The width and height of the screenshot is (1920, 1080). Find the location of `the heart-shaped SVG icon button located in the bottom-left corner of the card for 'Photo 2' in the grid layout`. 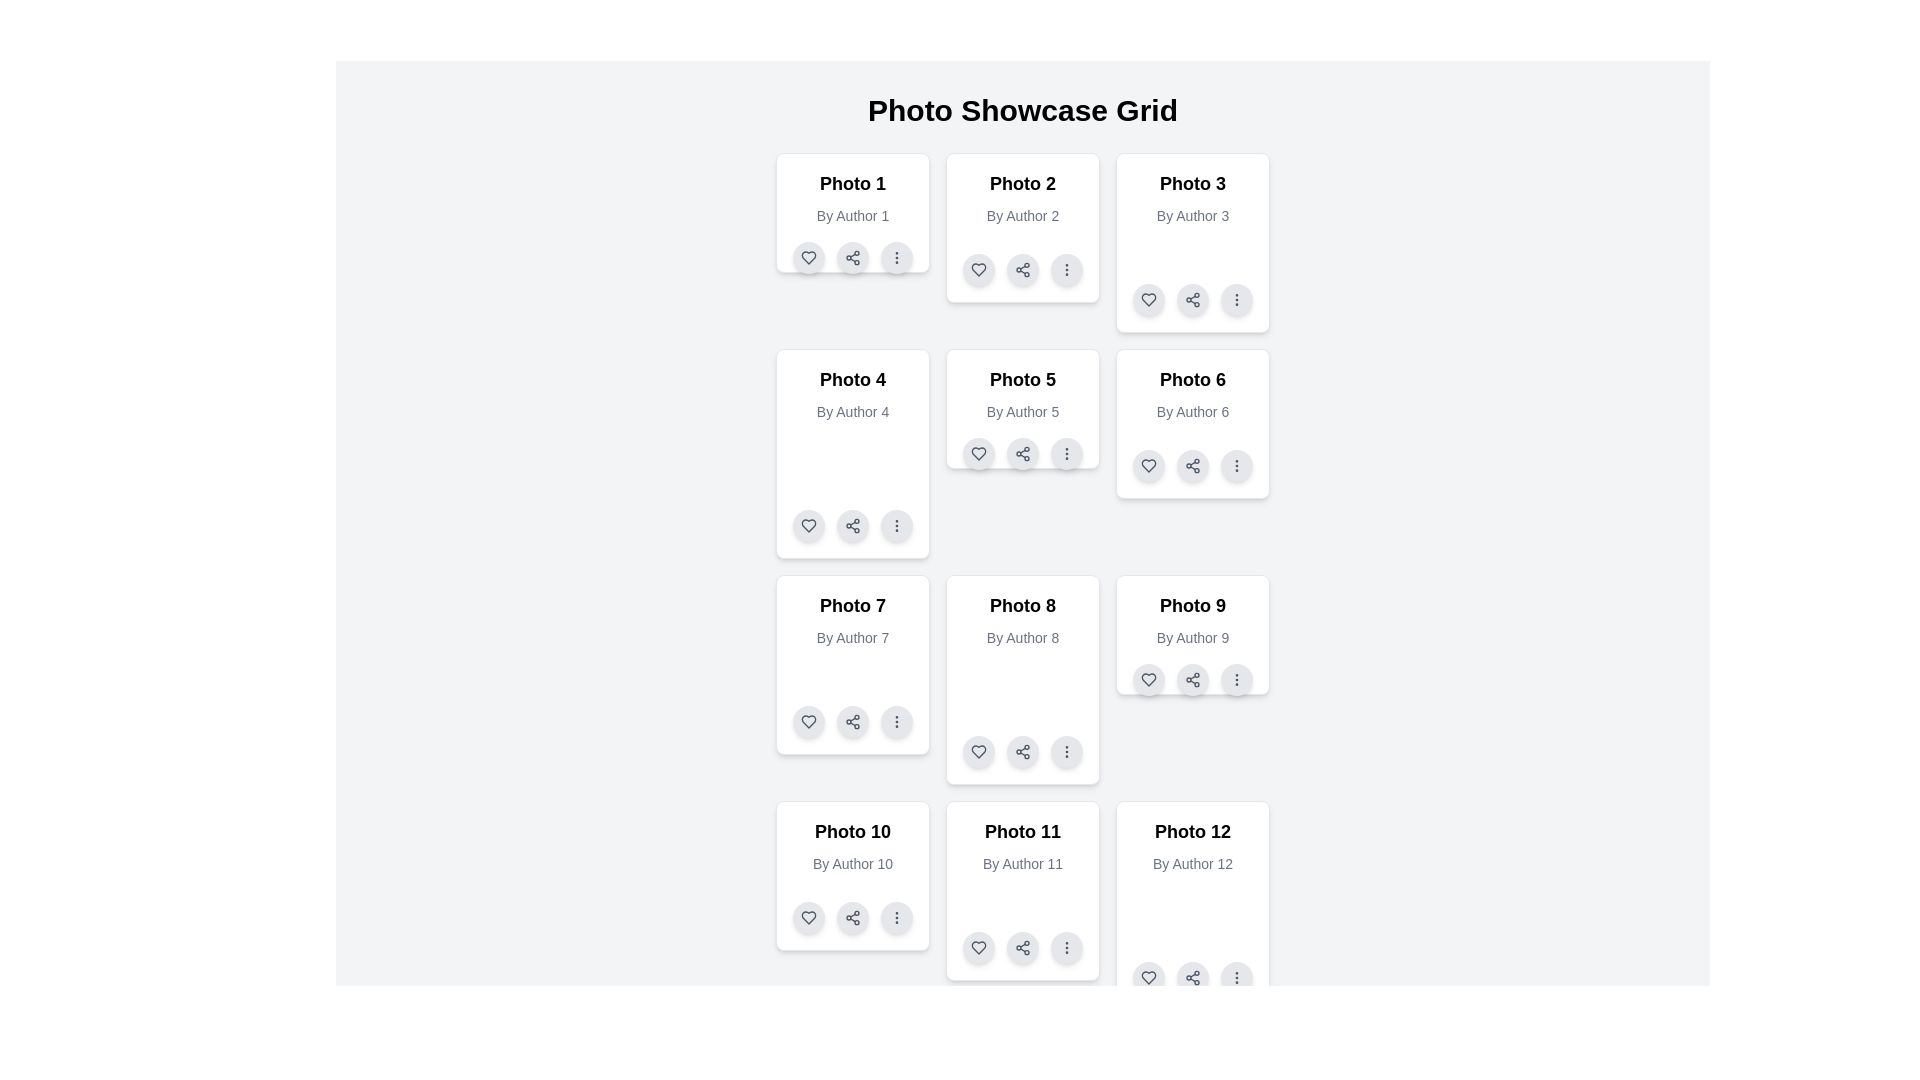

the heart-shaped SVG icon button located in the bottom-left corner of the card for 'Photo 2' in the grid layout is located at coordinates (979, 270).